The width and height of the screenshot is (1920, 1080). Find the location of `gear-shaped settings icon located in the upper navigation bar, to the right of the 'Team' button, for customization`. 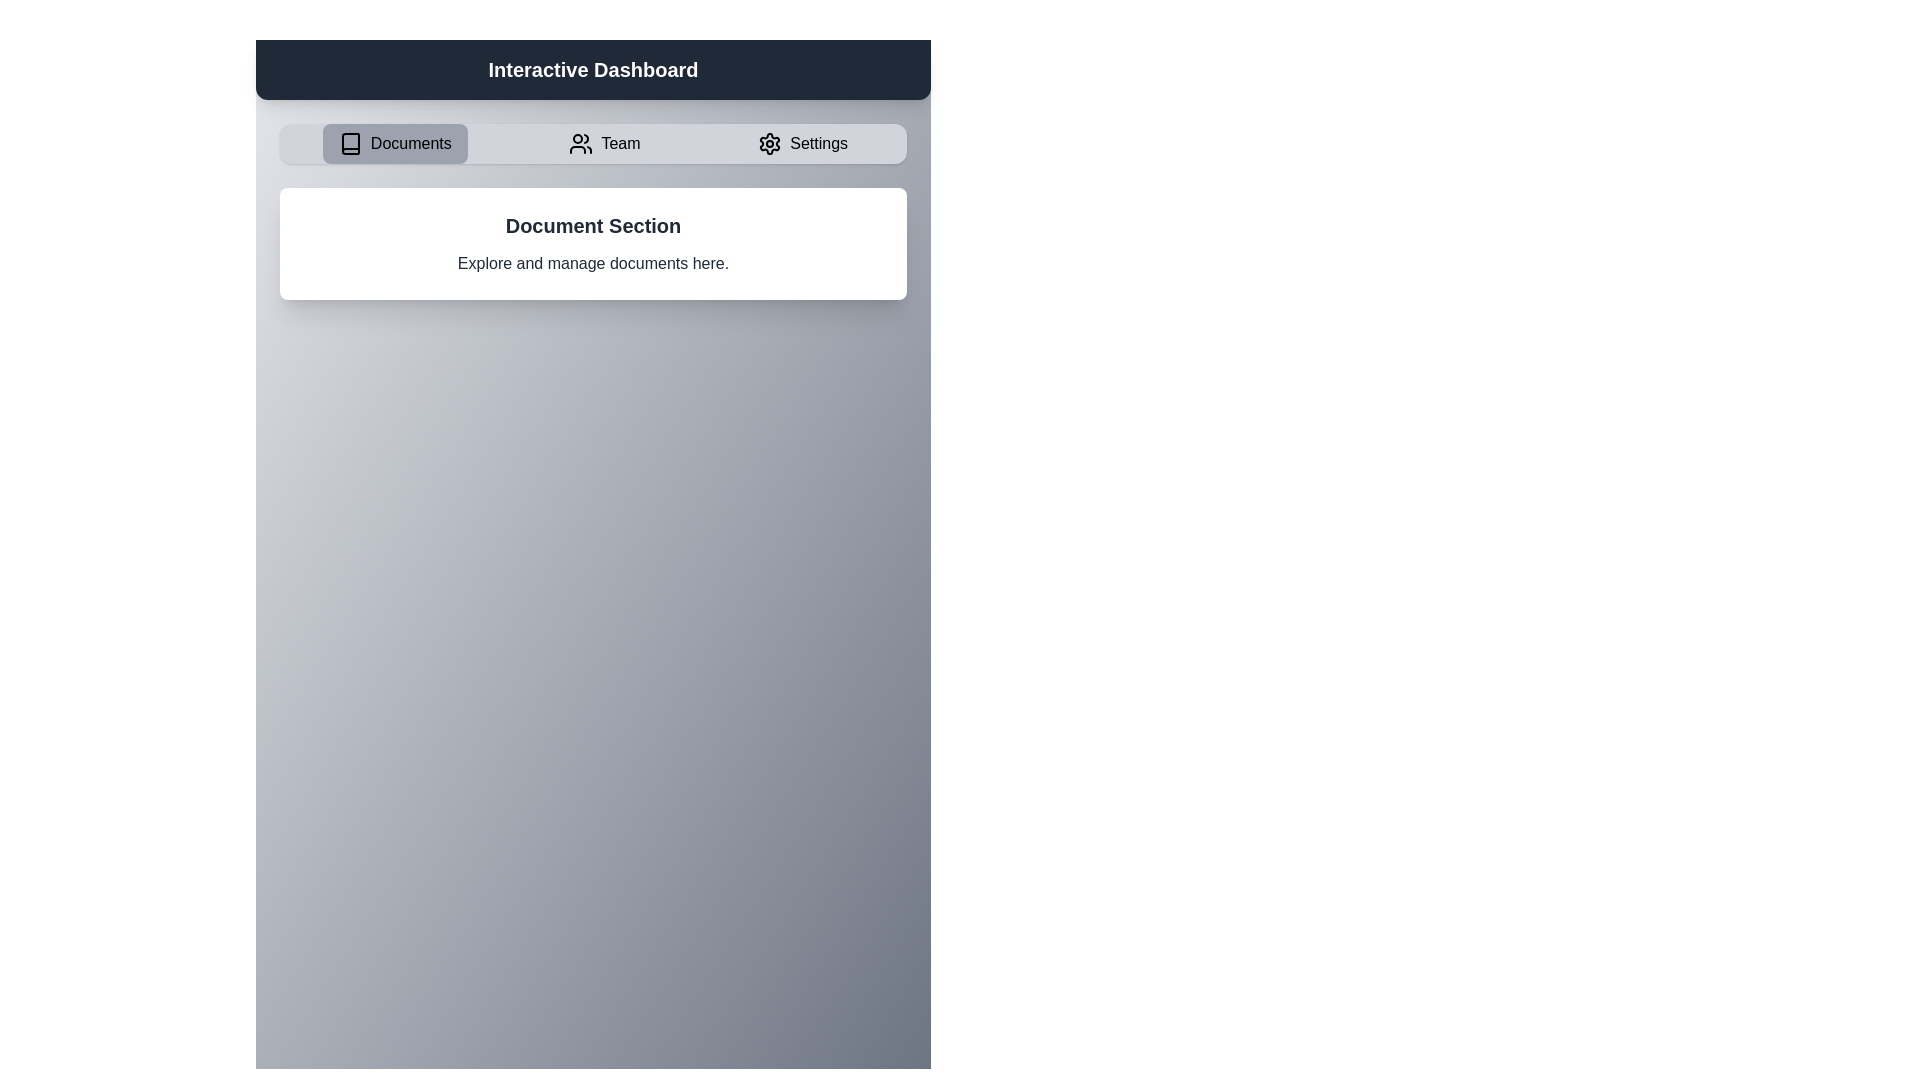

gear-shaped settings icon located in the upper navigation bar, to the right of the 'Team' button, for customization is located at coordinates (769, 142).